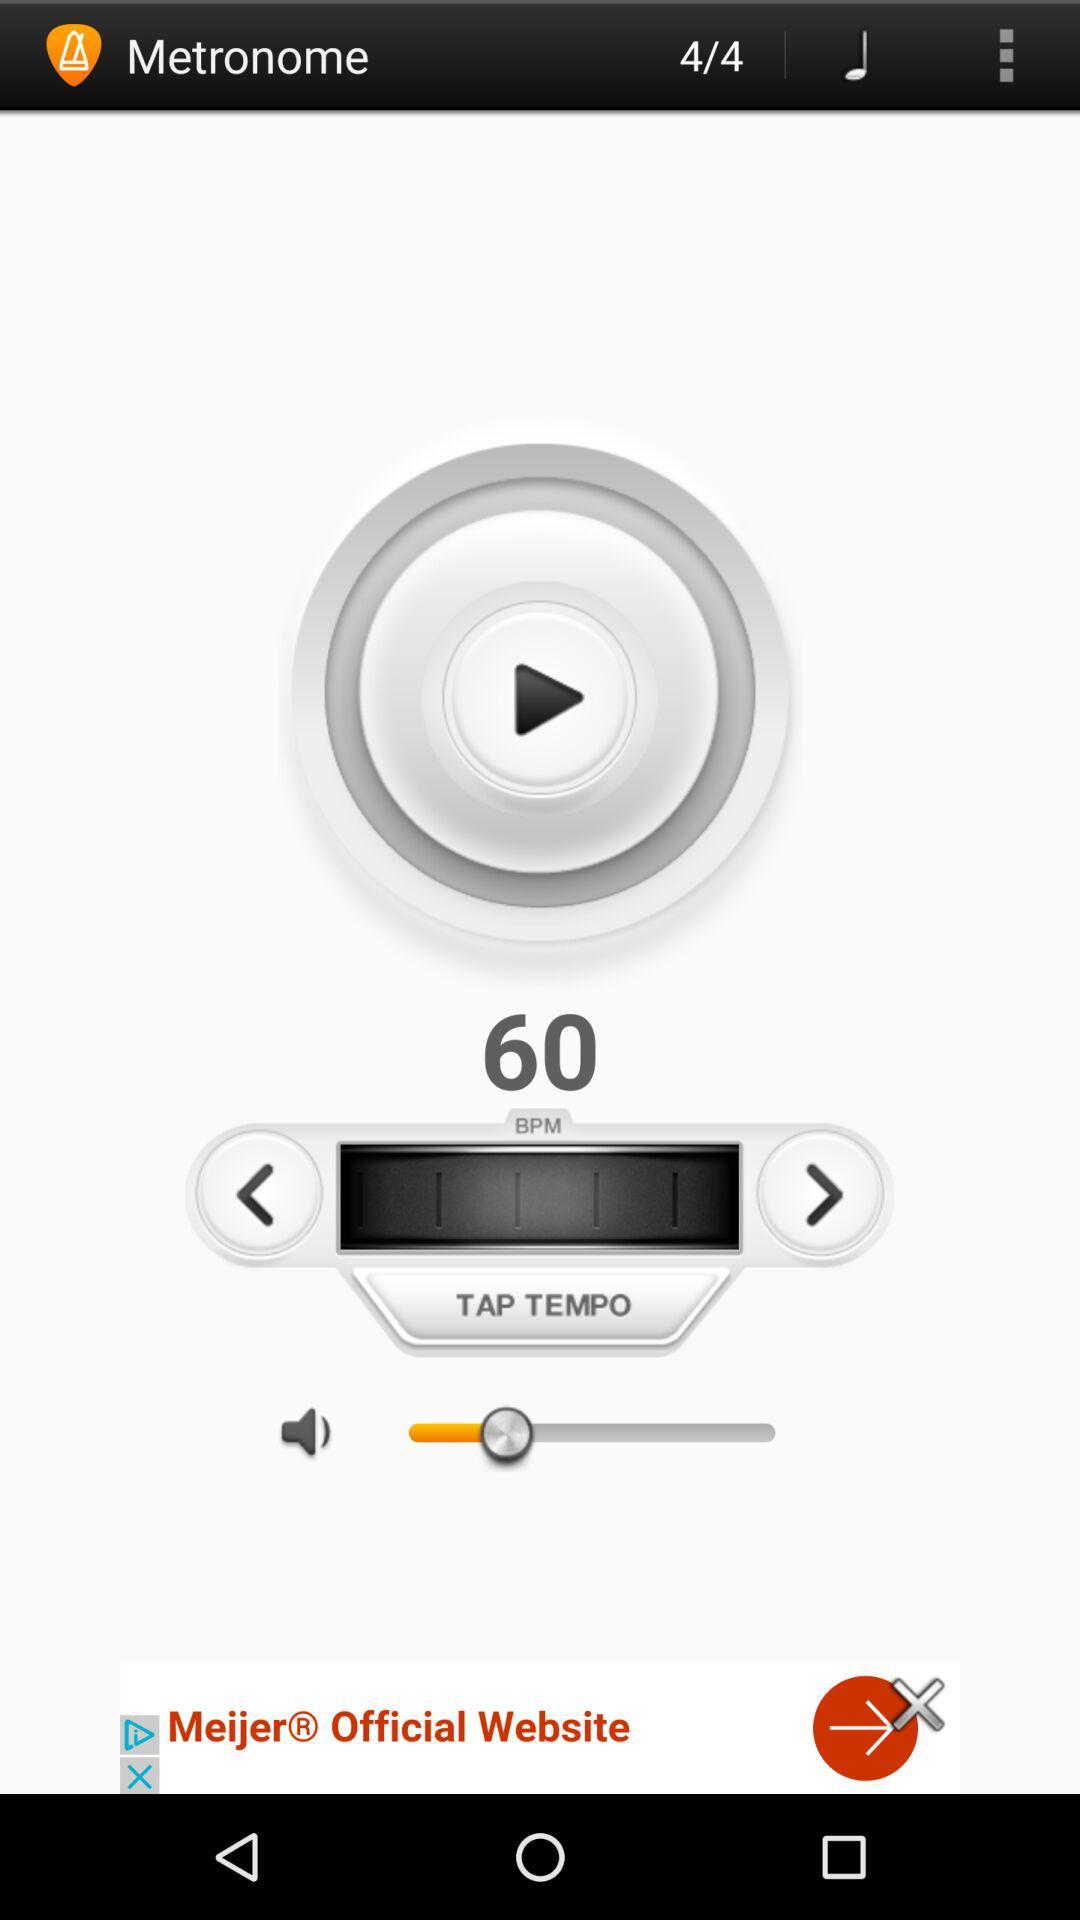 The height and width of the screenshot is (1920, 1080). Describe the element at coordinates (258, 1278) in the screenshot. I see `the arrow_backward icon` at that location.